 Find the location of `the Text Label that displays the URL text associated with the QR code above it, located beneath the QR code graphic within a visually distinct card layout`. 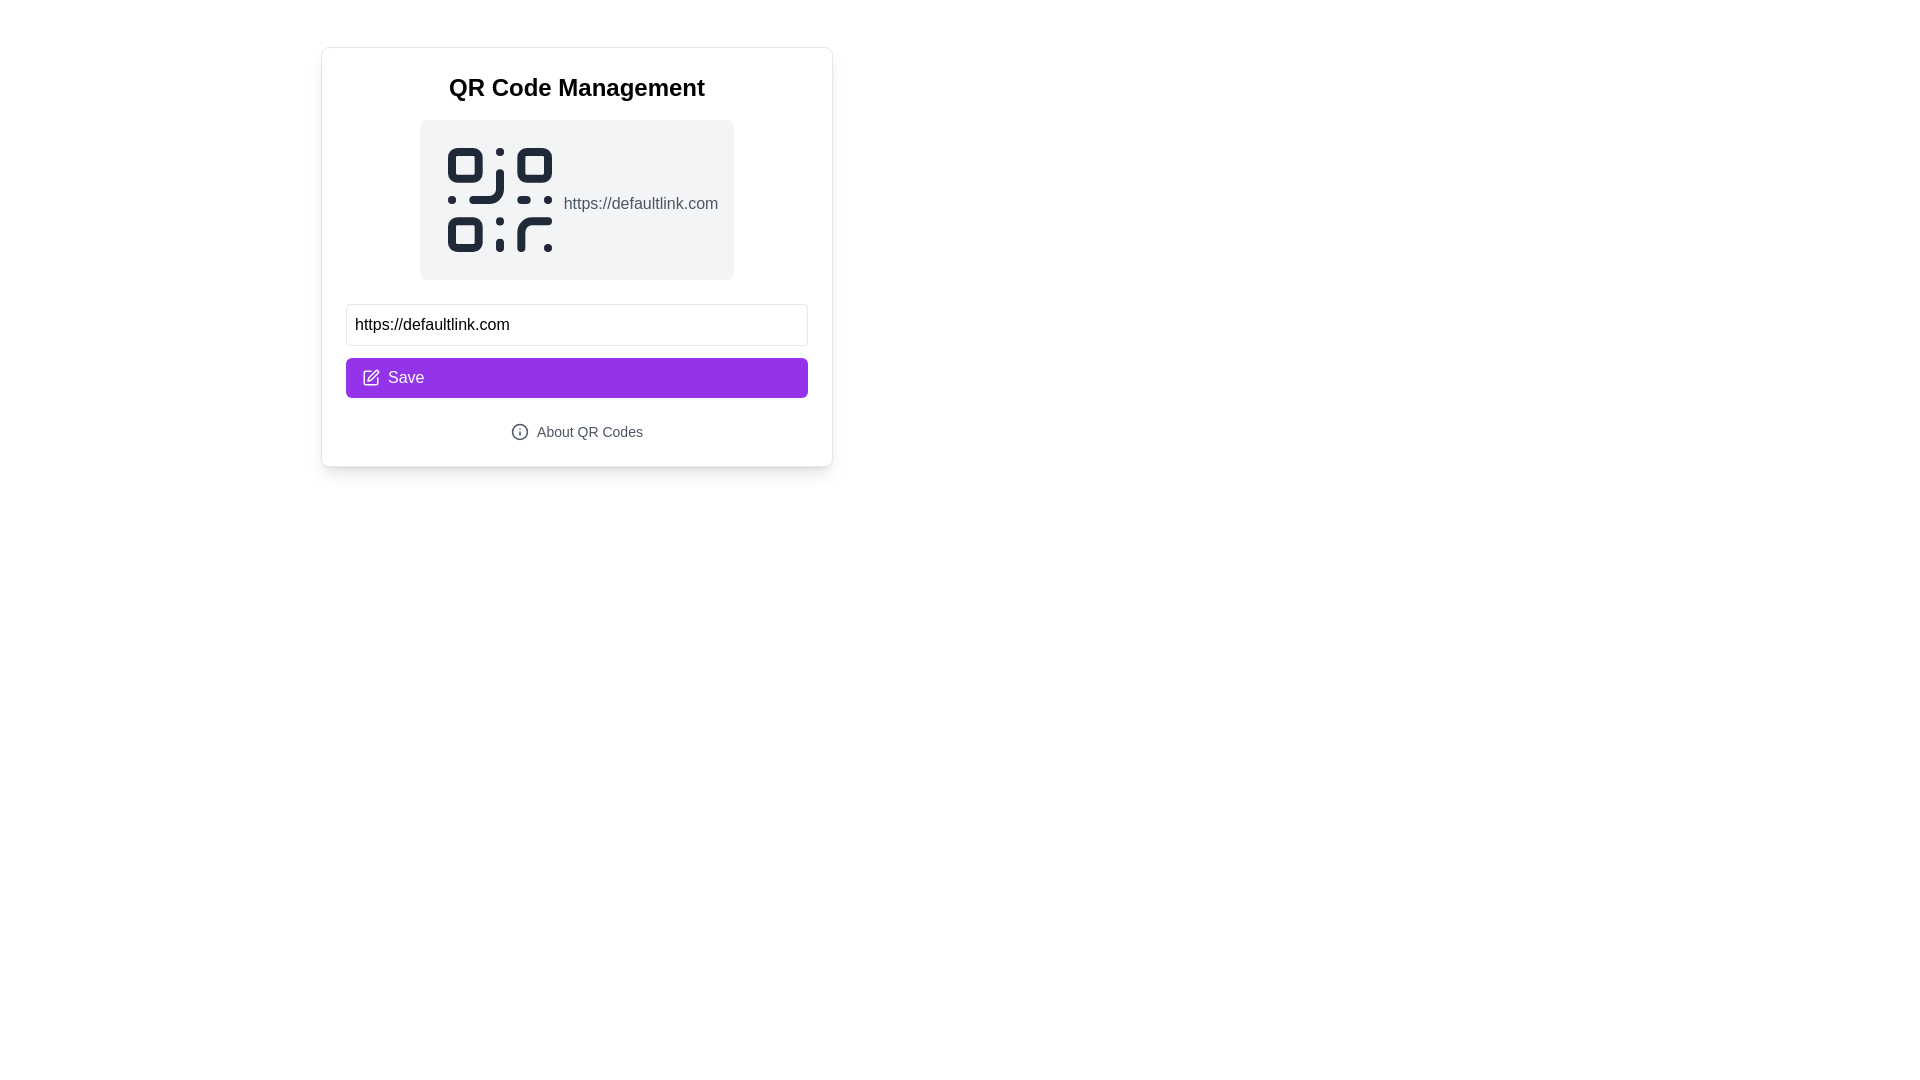

the Text Label that displays the URL text associated with the QR code above it, located beneath the QR code graphic within a visually distinct card layout is located at coordinates (641, 204).